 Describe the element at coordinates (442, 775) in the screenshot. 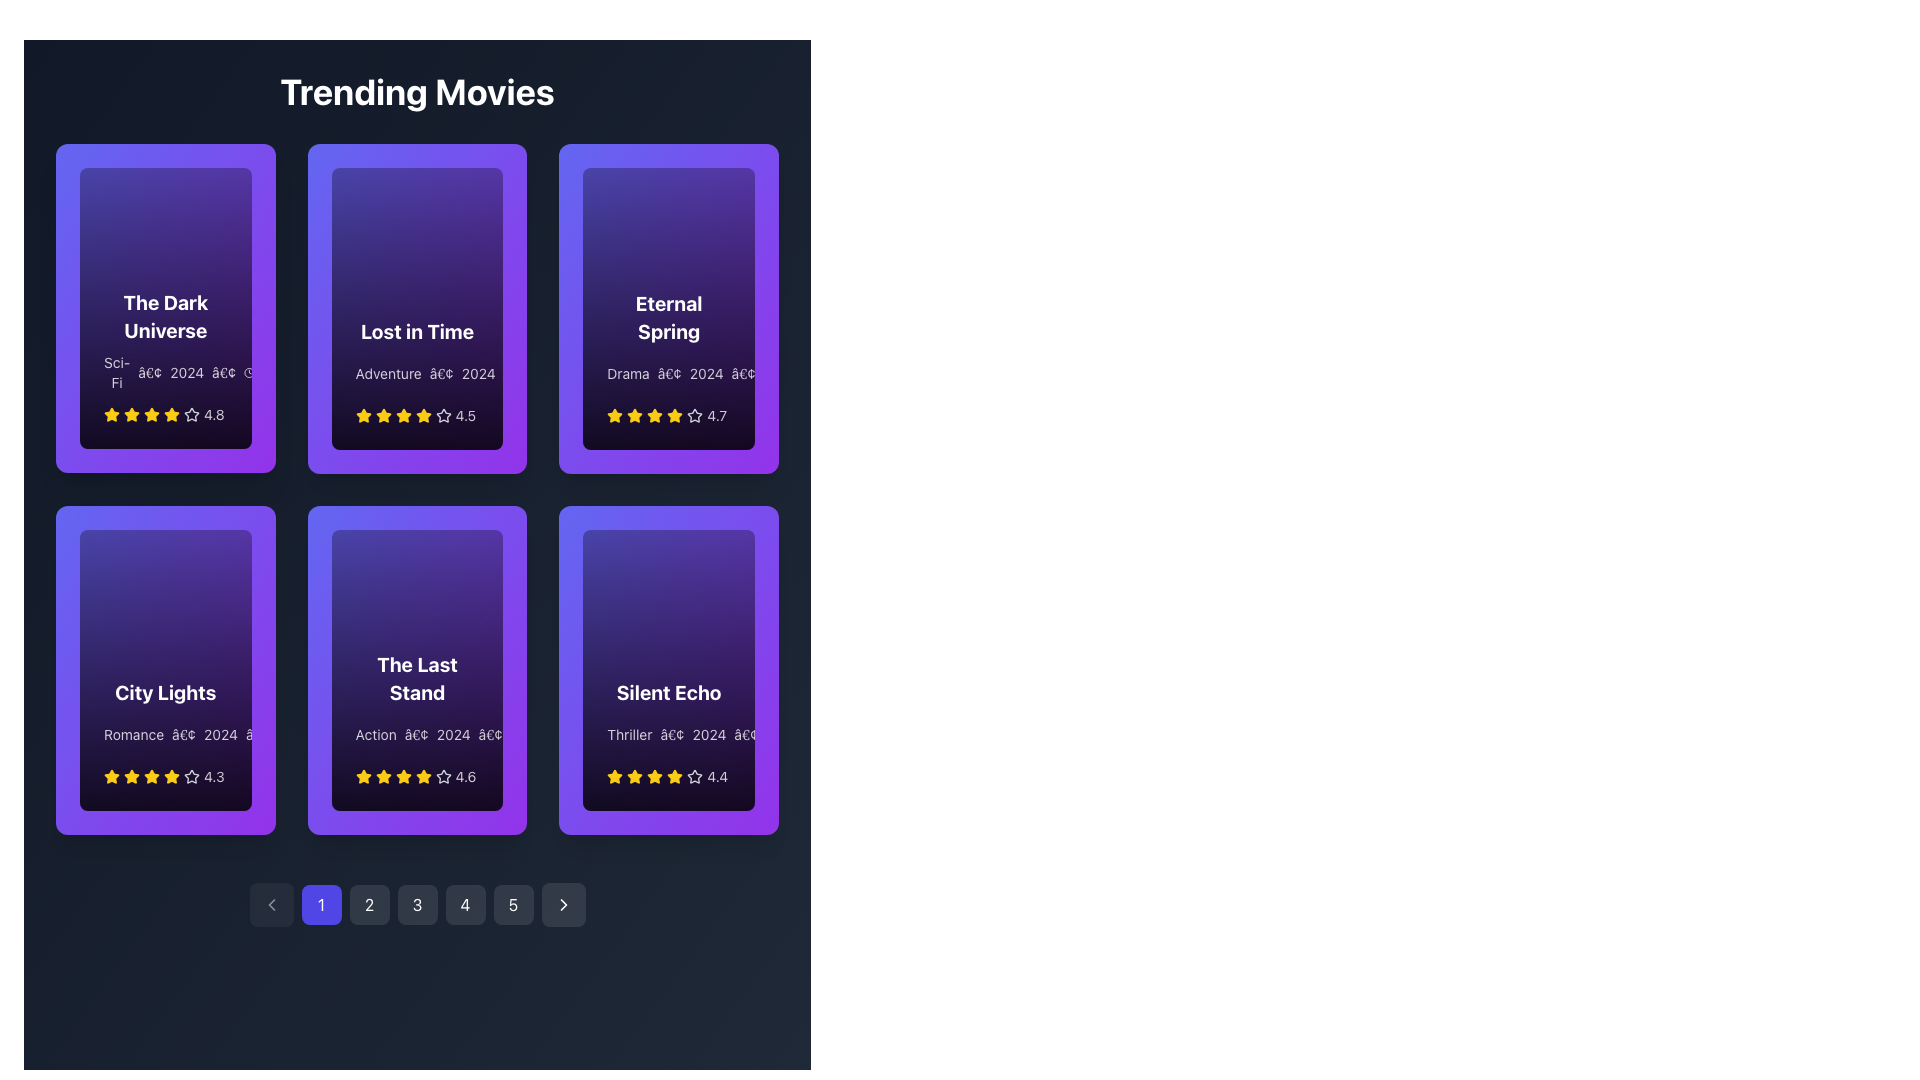

I see `the sixth star icon (Unselected) in the rating section below the movie card labeled 'The Last Stand'` at that location.